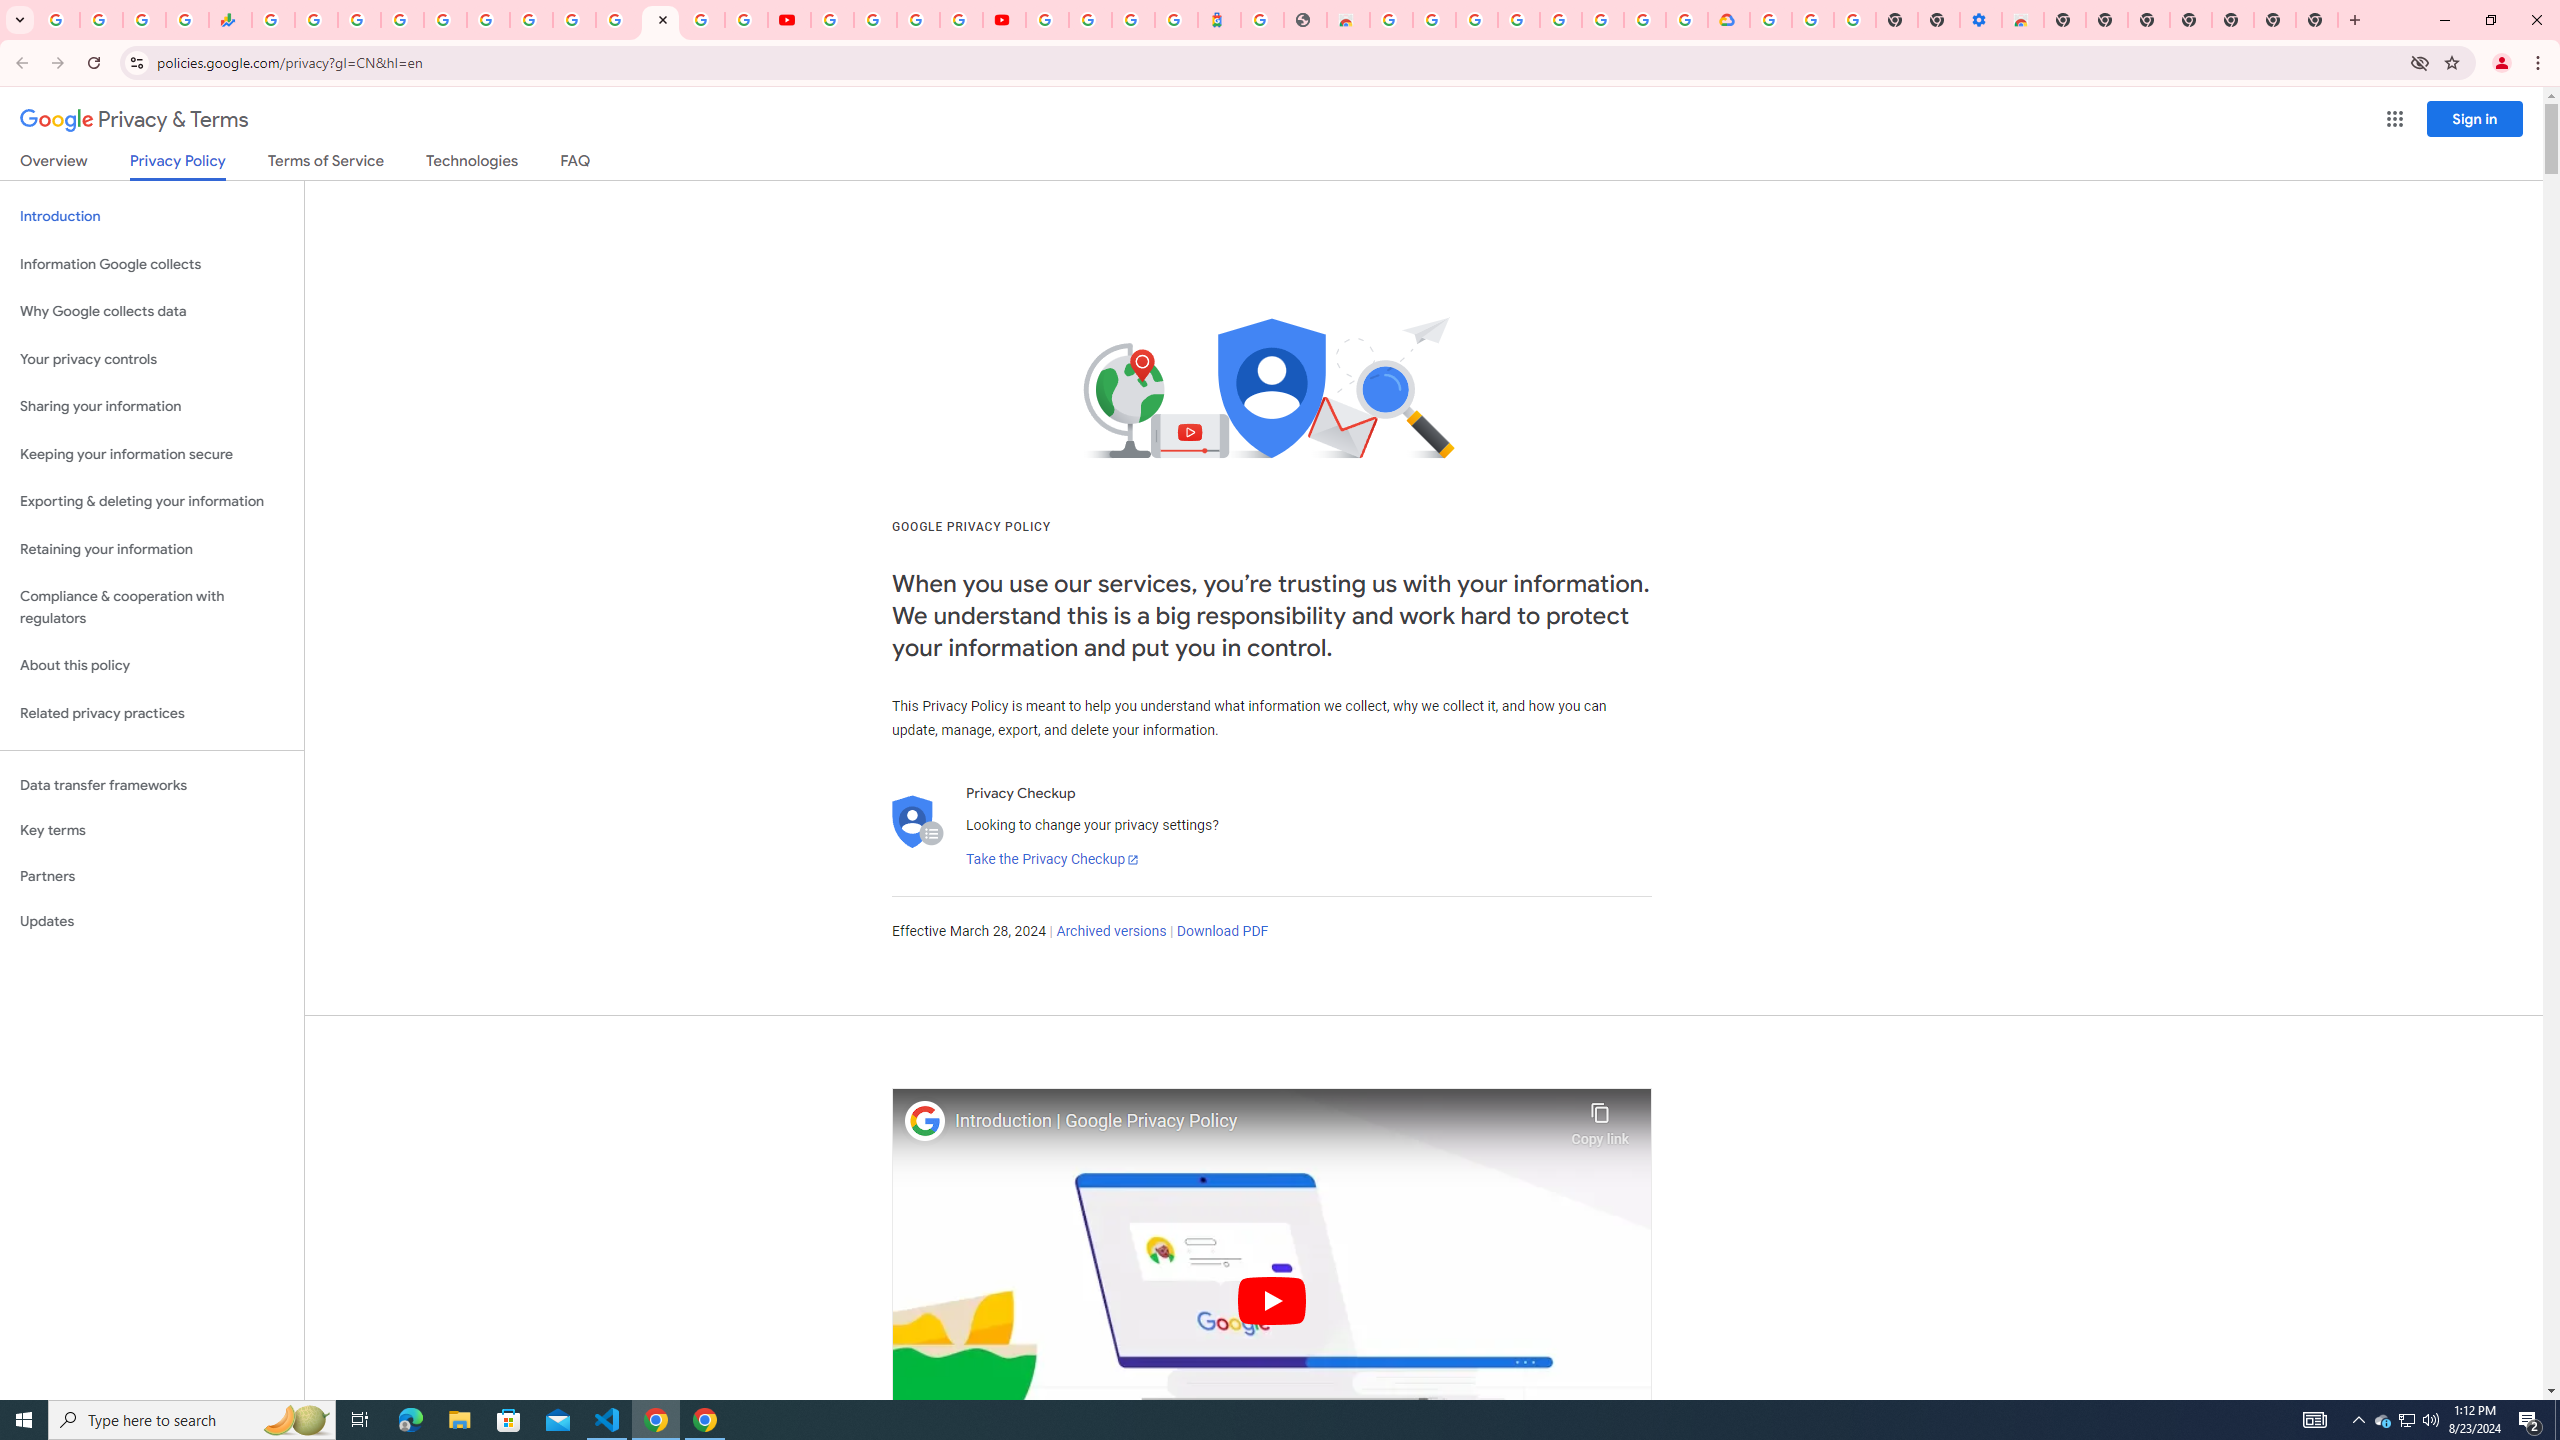 The image size is (2560, 1440). I want to click on 'Turn cookies on or off - Computer - Google Account Help', so click(1854, 19).